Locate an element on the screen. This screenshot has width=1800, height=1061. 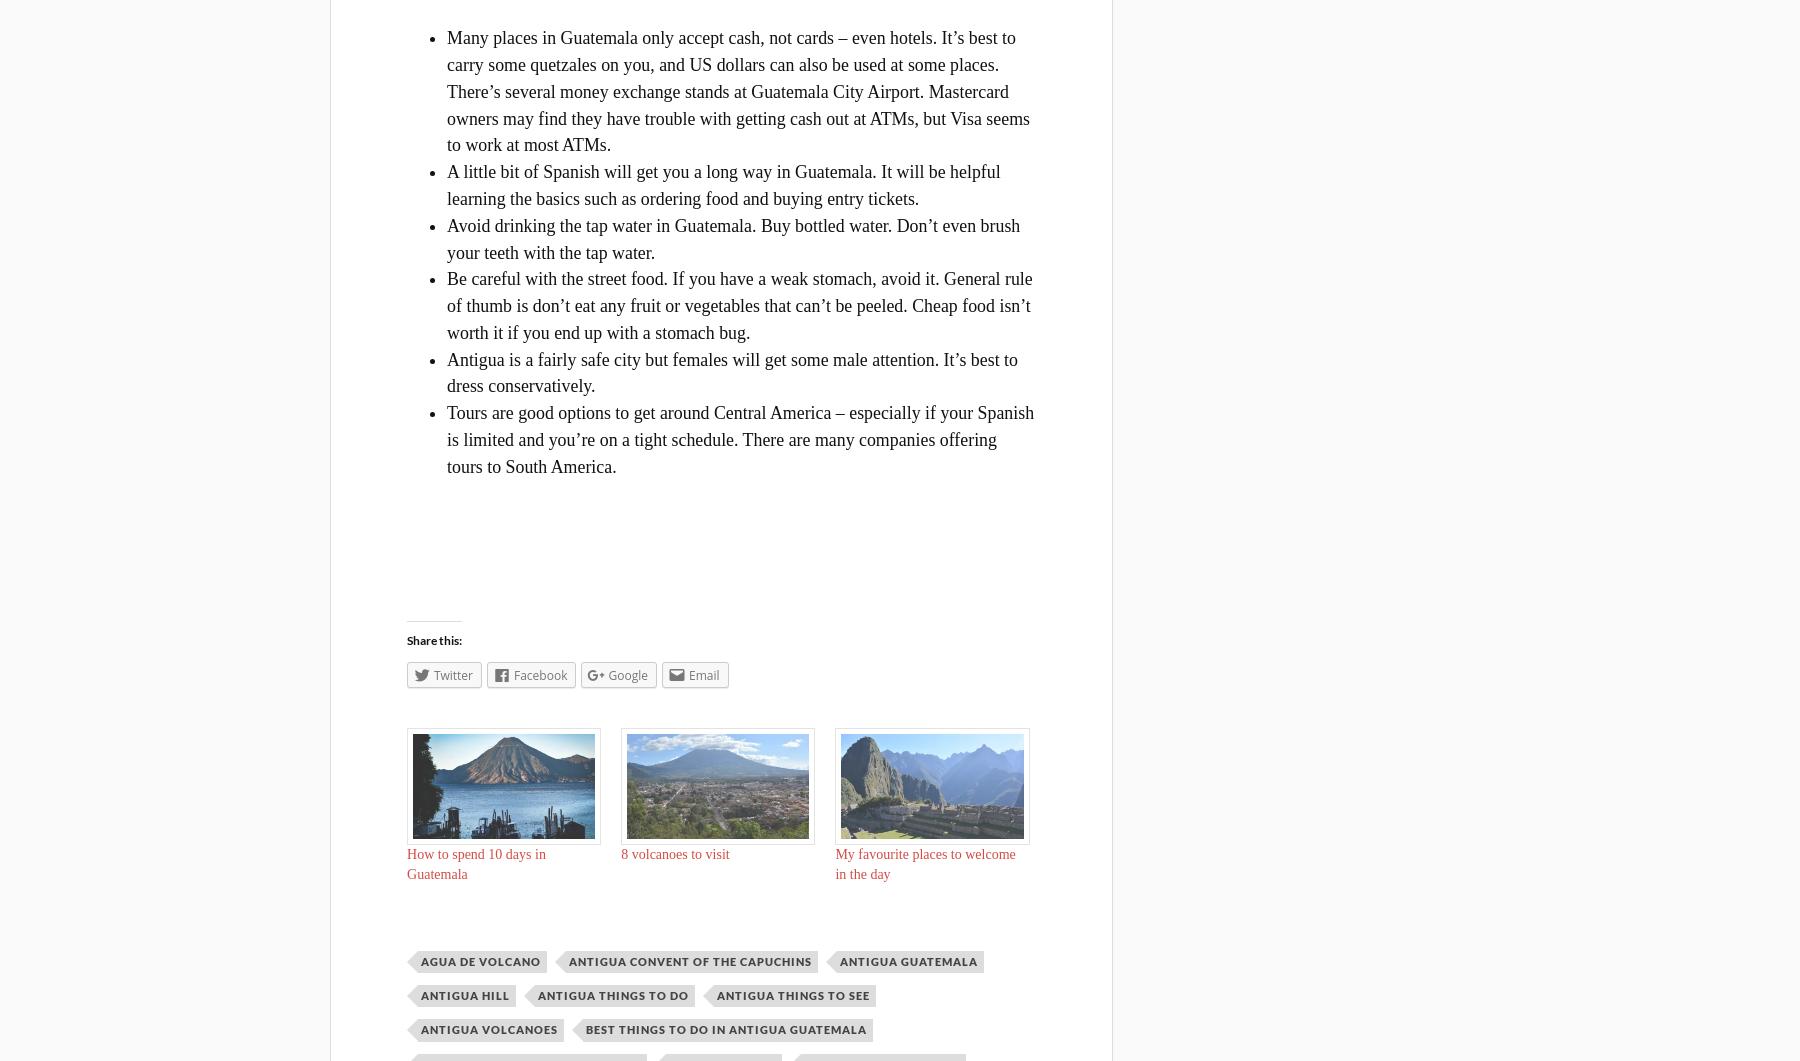
'antigua volcanoes' is located at coordinates (488, 1028).